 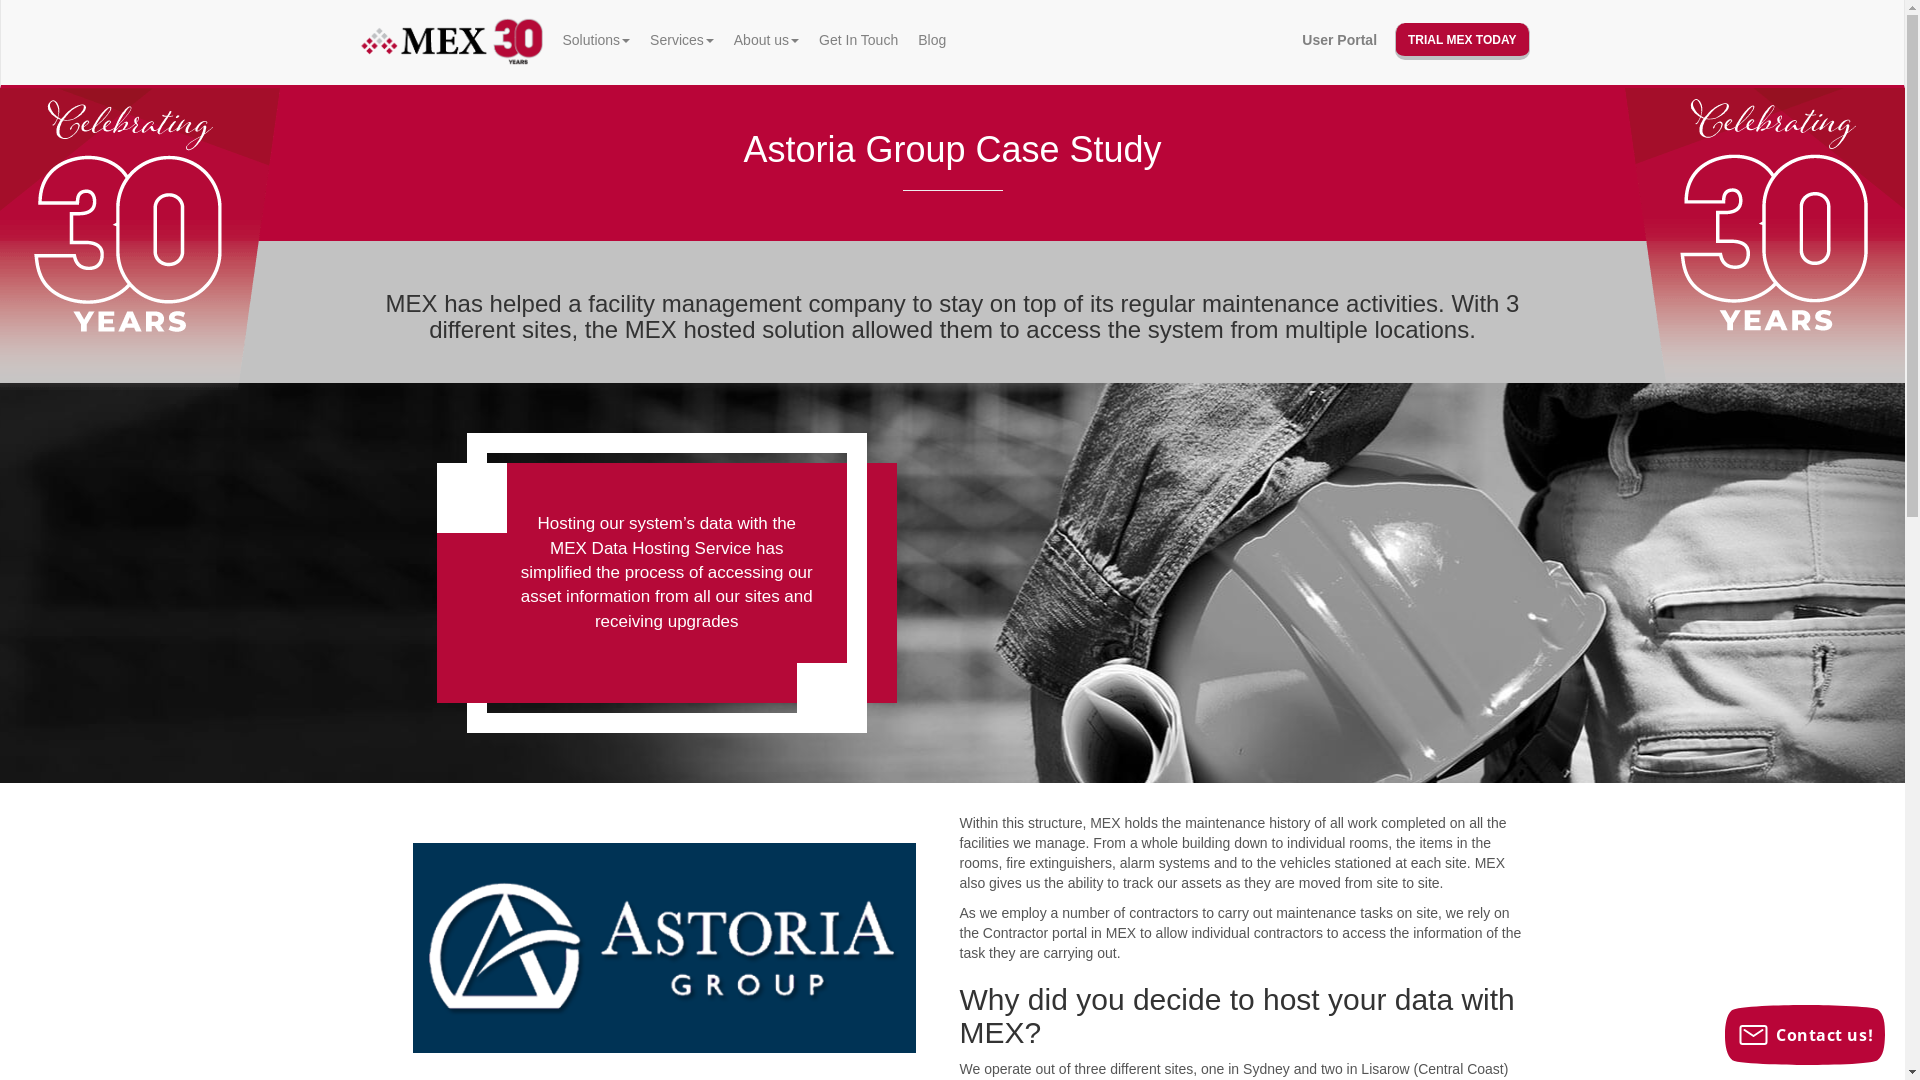 What do you see at coordinates (906, 39) in the screenshot?
I see `'Blog'` at bounding box center [906, 39].